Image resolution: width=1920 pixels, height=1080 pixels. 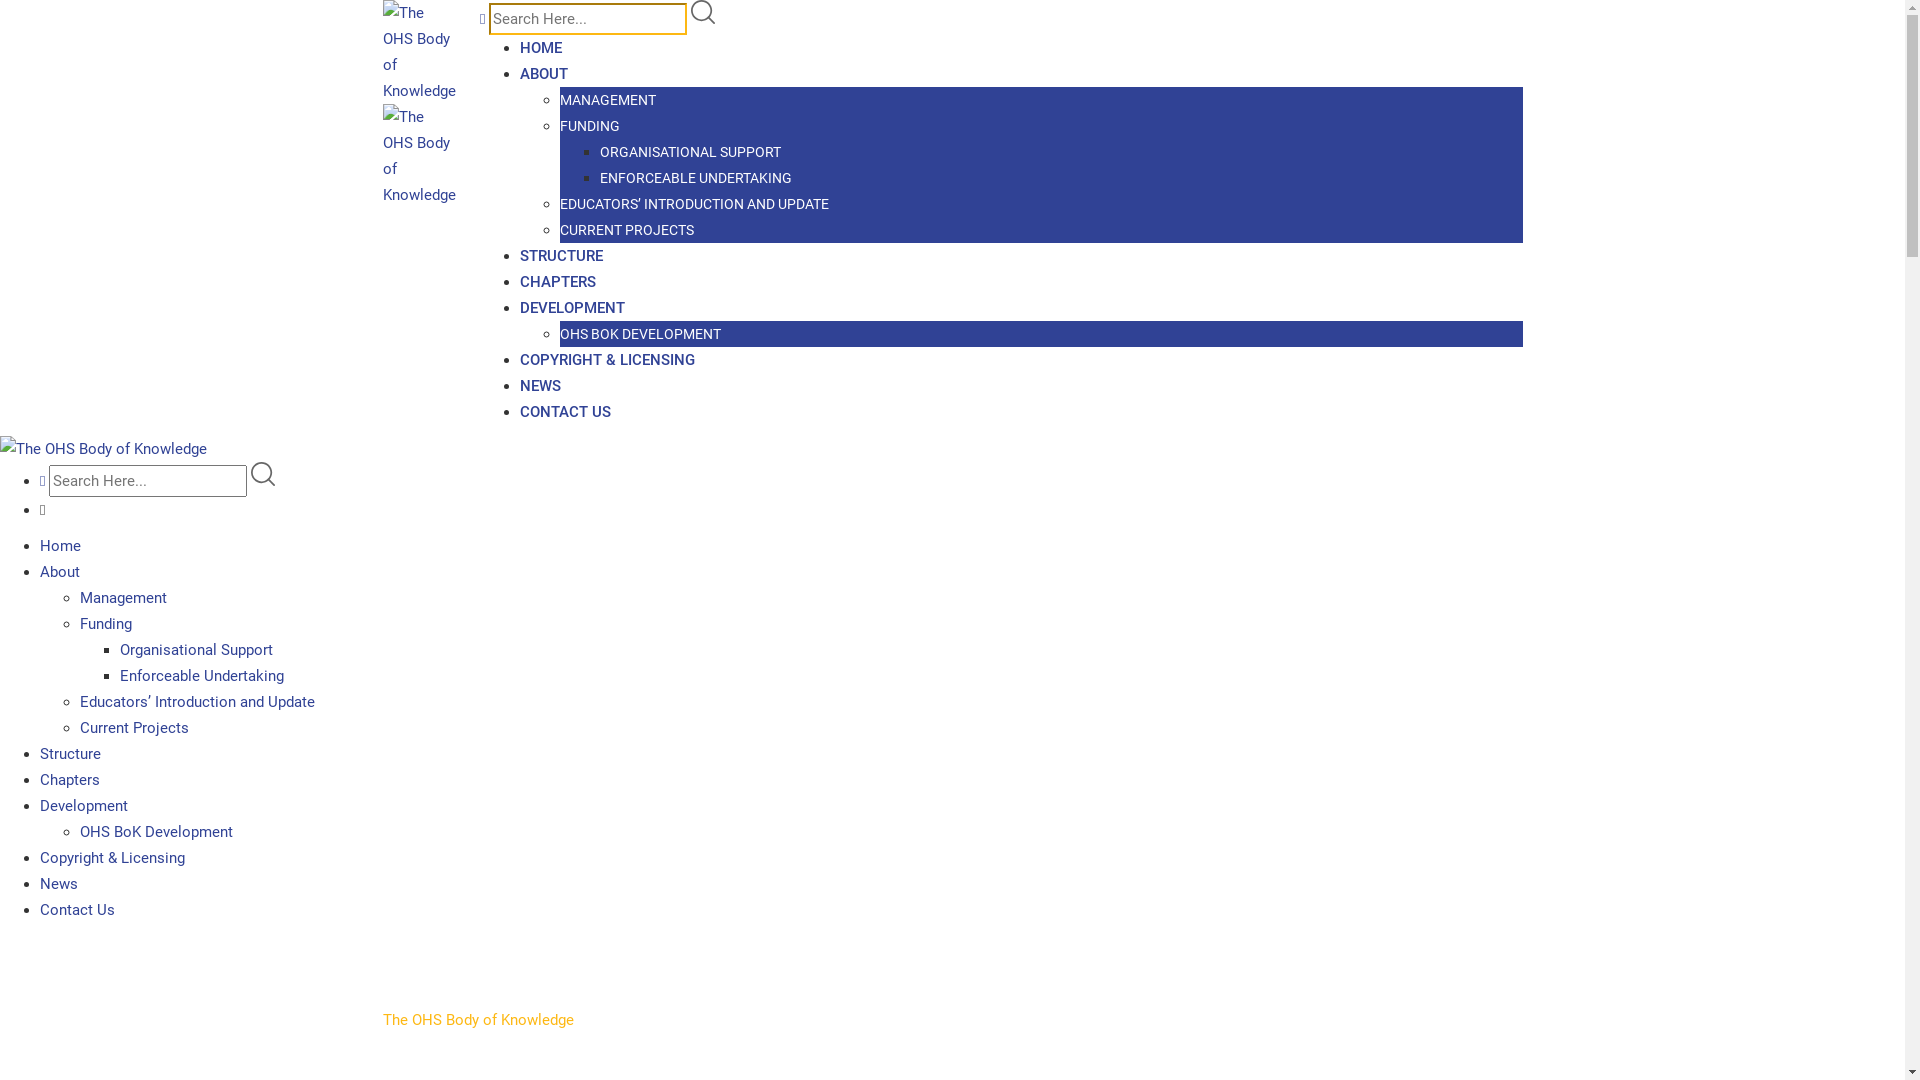 What do you see at coordinates (560, 254) in the screenshot?
I see `'STRUCTURE'` at bounding box center [560, 254].